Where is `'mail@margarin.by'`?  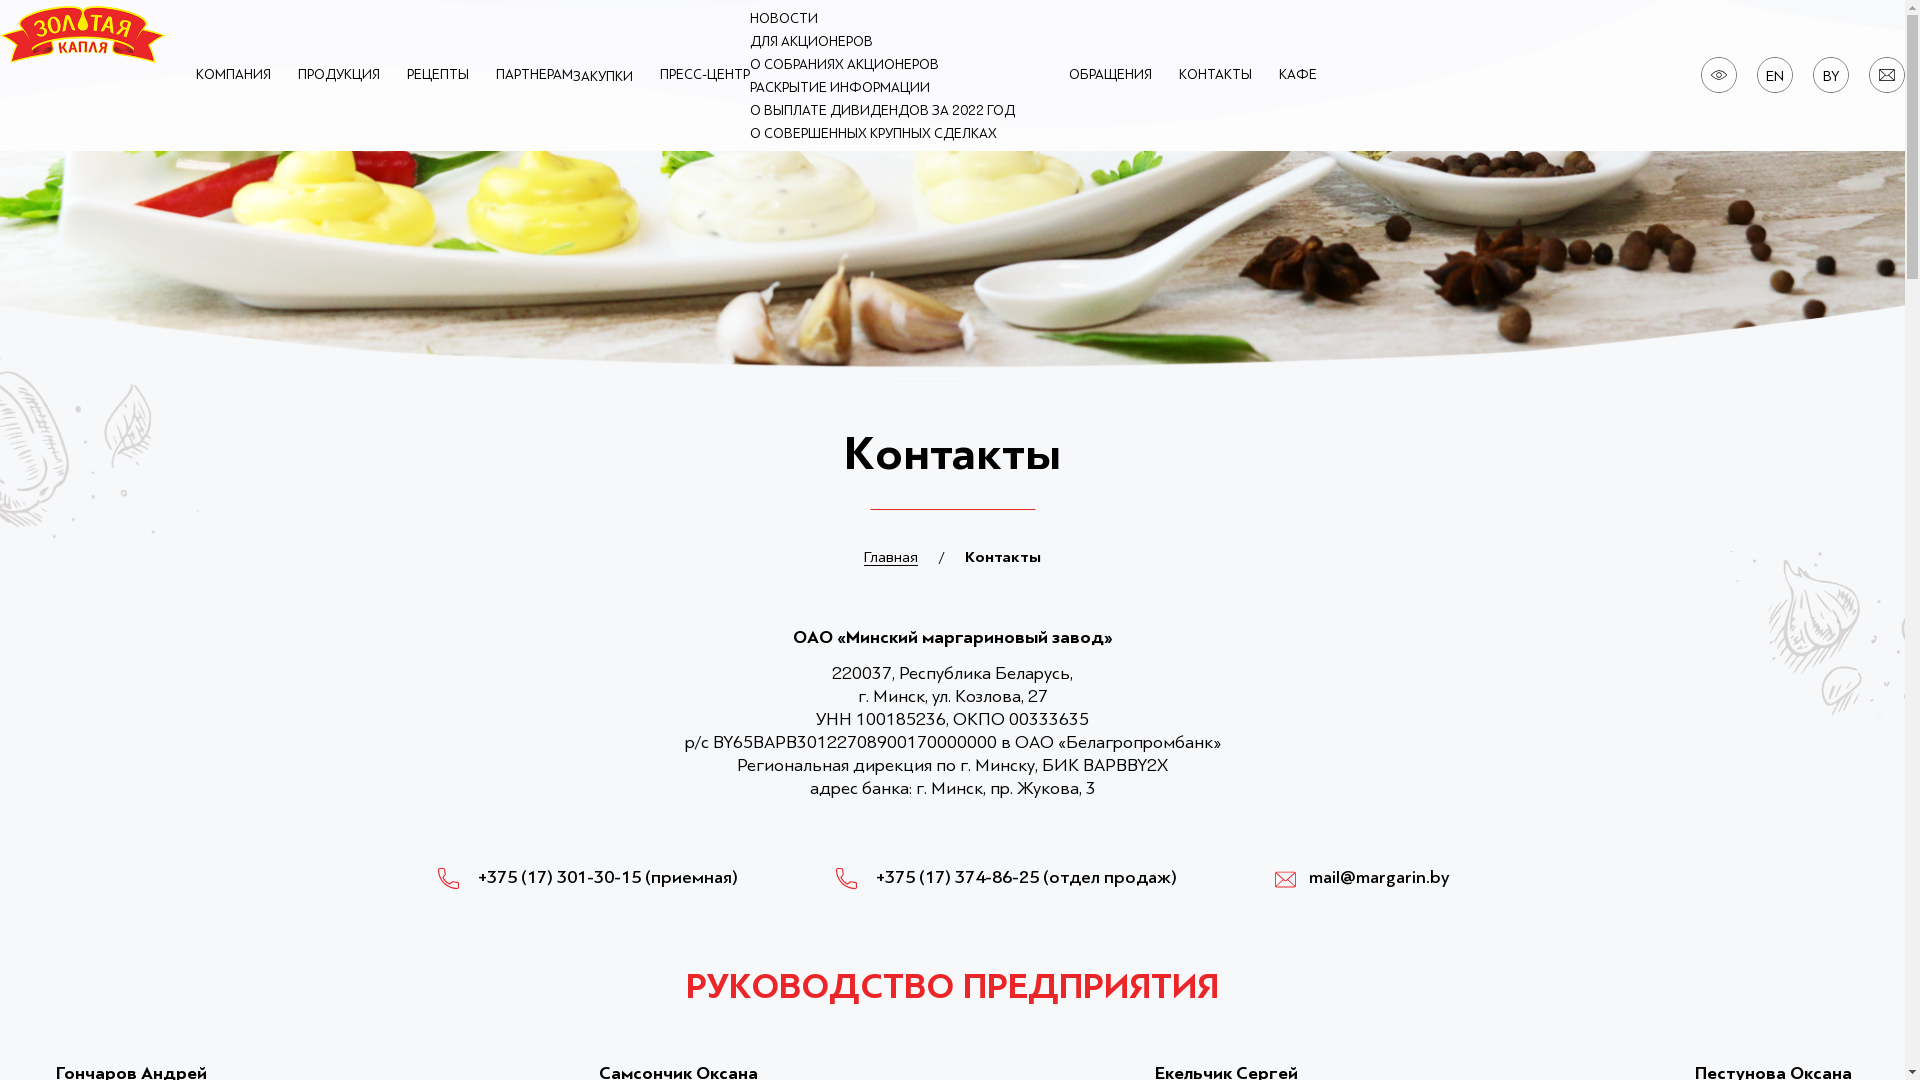 'mail@margarin.by' is located at coordinates (1361, 877).